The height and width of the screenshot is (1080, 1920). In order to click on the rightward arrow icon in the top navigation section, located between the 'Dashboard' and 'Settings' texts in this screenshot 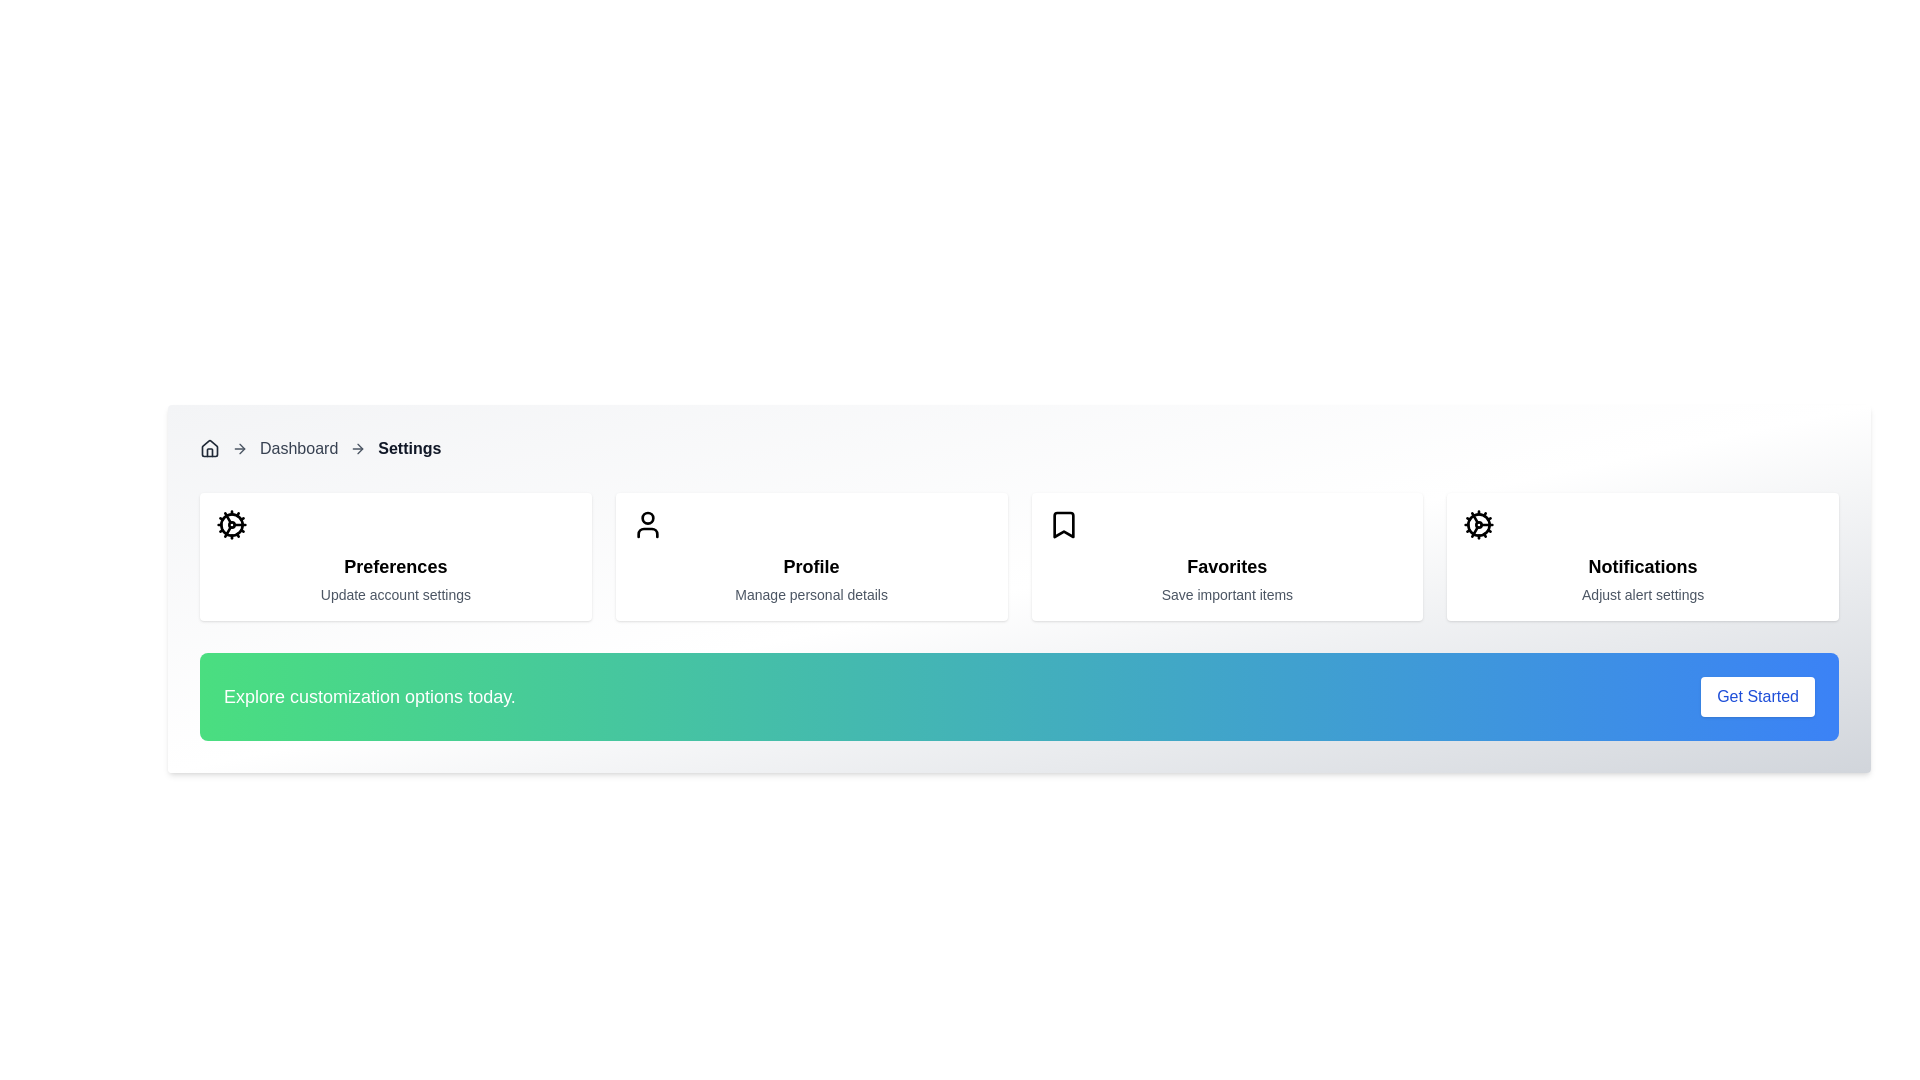, I will do `click(358, 447)`.